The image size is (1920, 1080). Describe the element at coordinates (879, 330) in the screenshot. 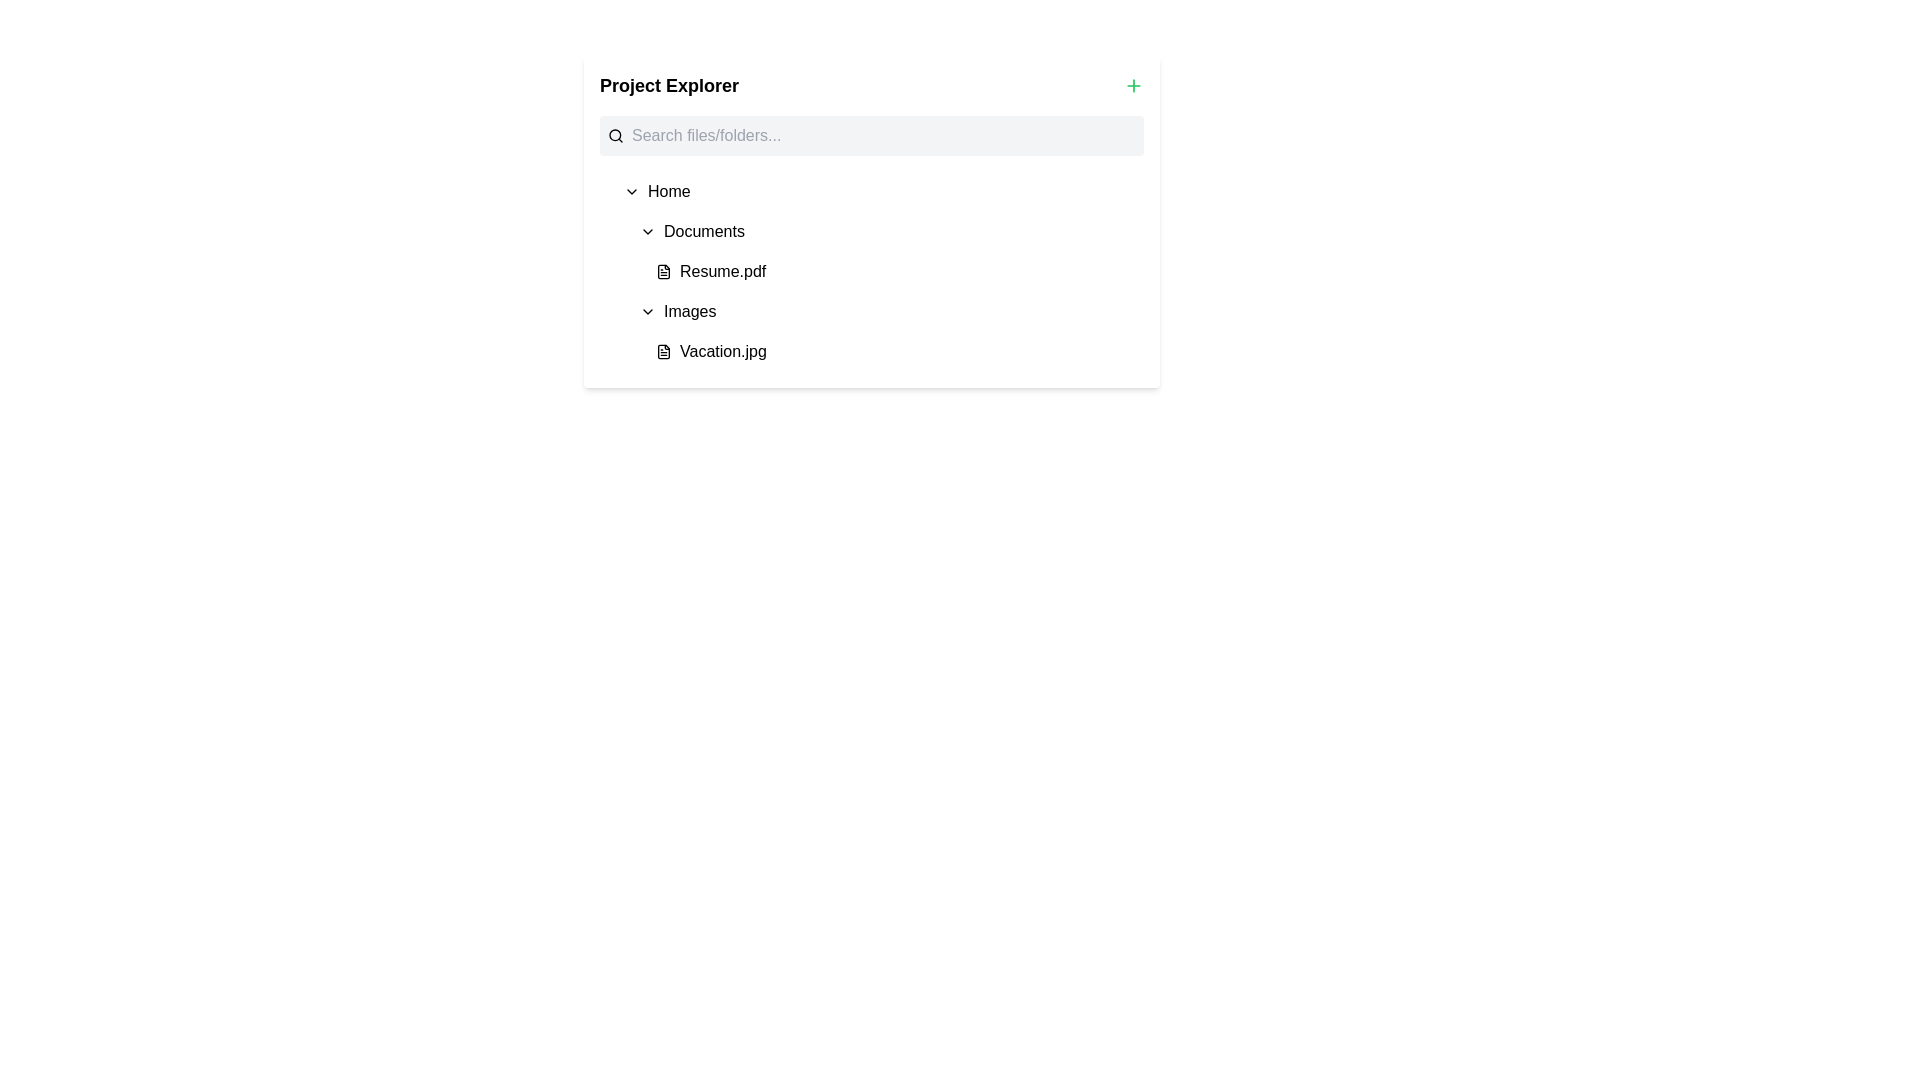

I see `the 'Vacation.jpg' file item located` at that location.